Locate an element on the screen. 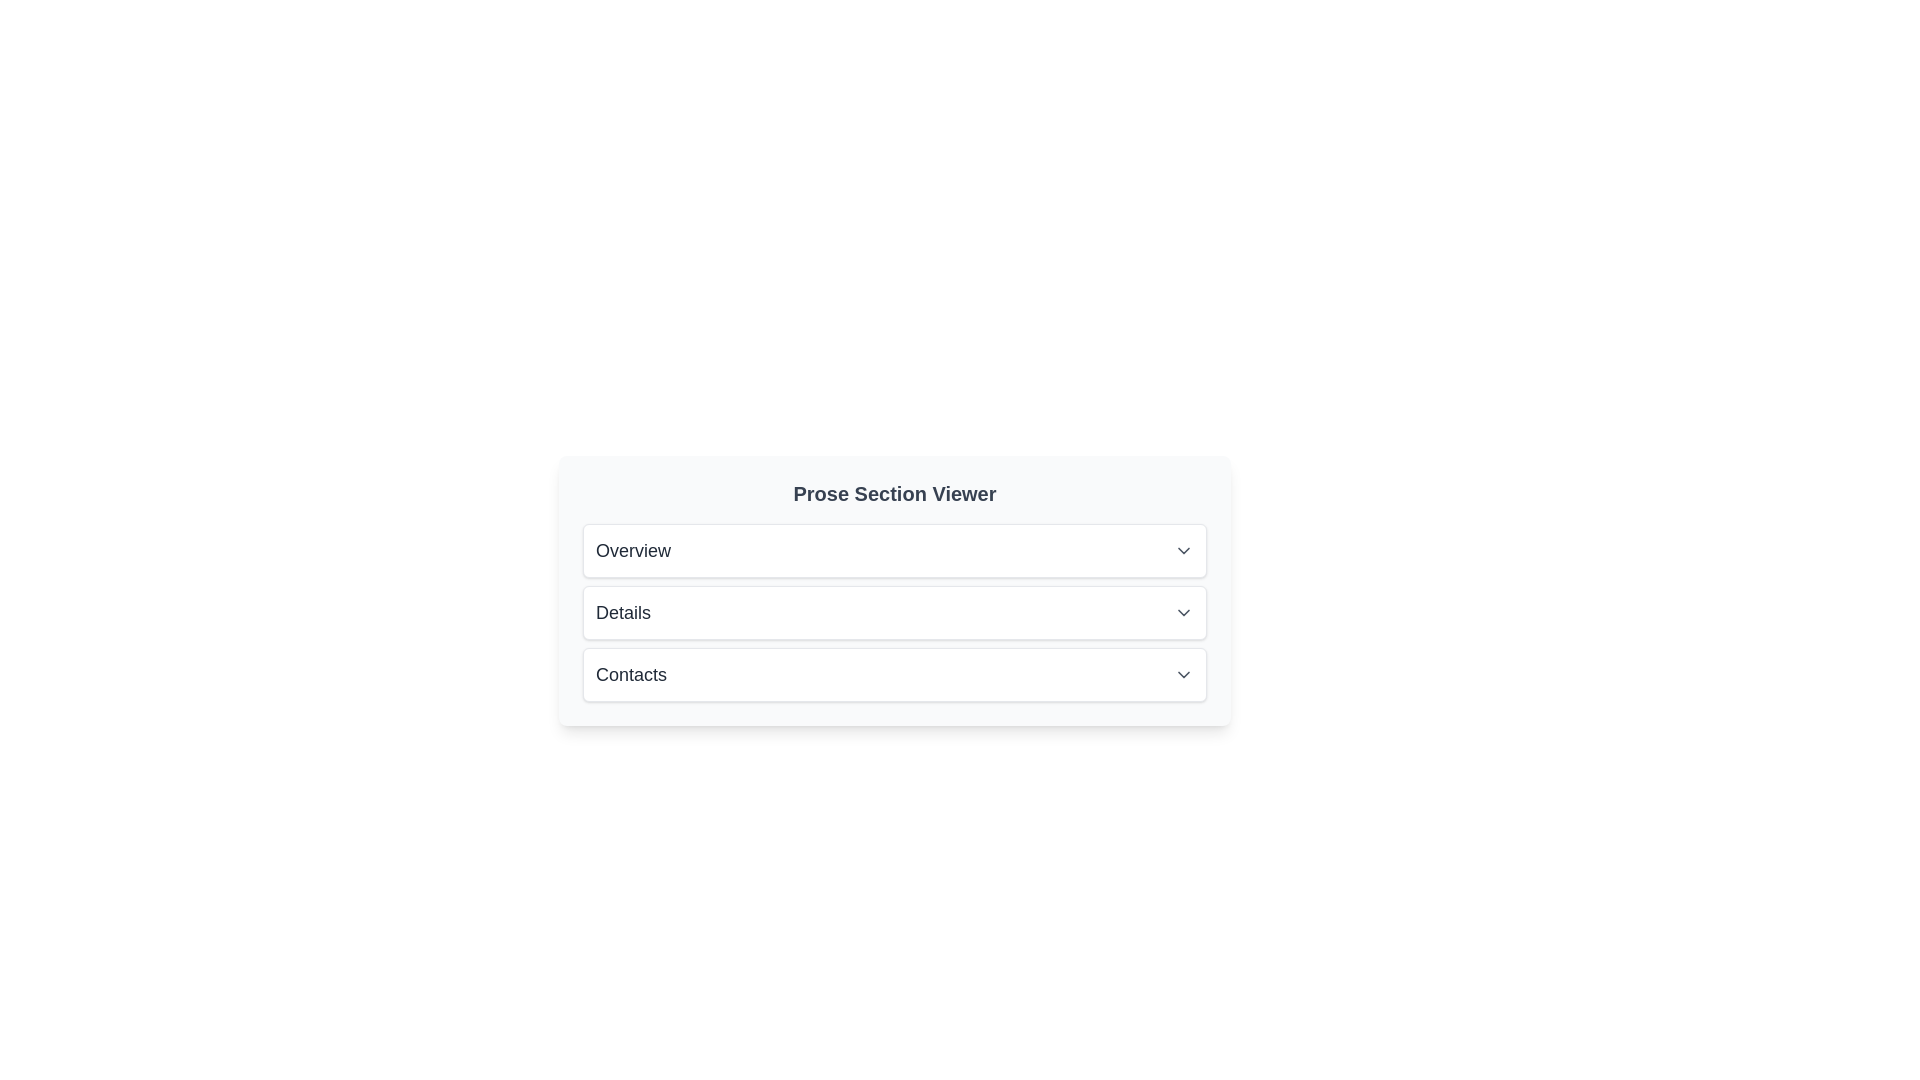 The width and height of the screenshot is (1920, 1080). the Chevron icon located at the far right of the 'Details' row is located at coordinates (1184, 612).